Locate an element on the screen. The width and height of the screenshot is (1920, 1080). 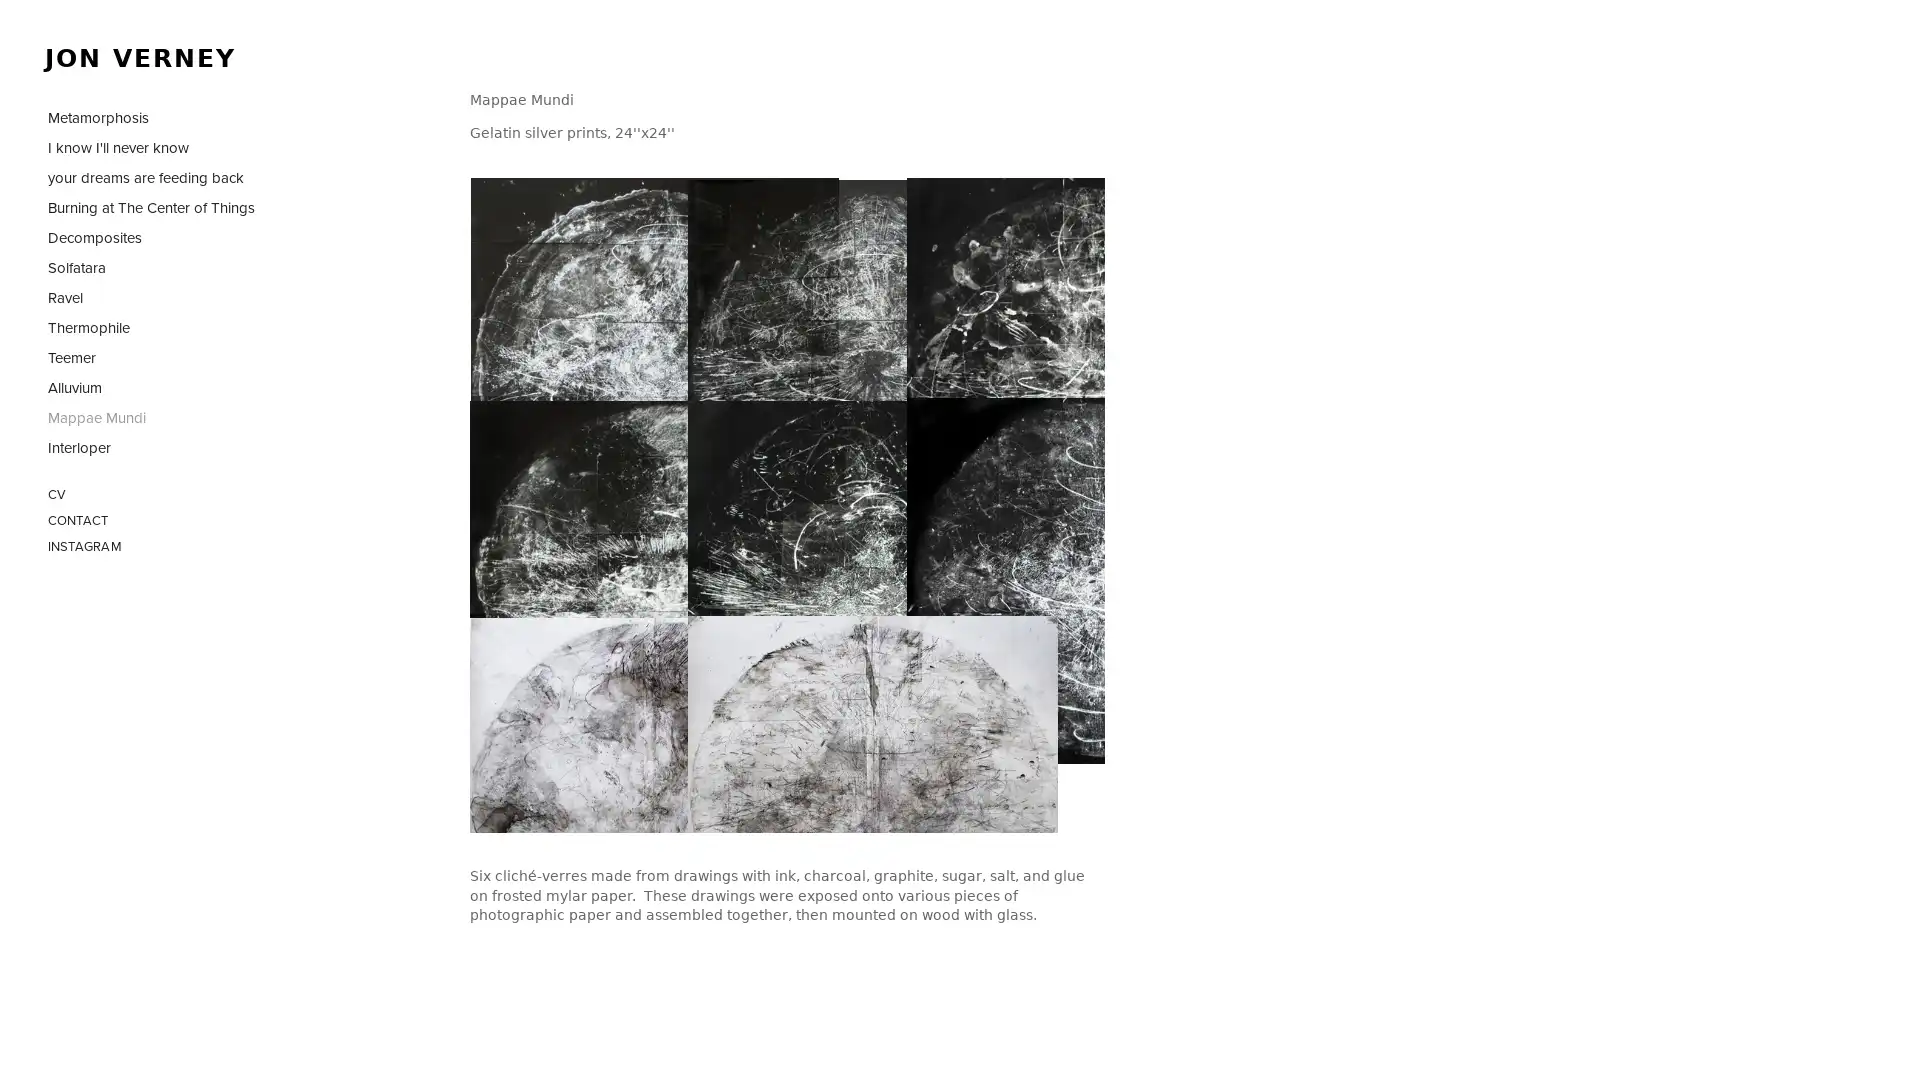
View fullsize mundi5.jpg is located at coordinates (786, 494).